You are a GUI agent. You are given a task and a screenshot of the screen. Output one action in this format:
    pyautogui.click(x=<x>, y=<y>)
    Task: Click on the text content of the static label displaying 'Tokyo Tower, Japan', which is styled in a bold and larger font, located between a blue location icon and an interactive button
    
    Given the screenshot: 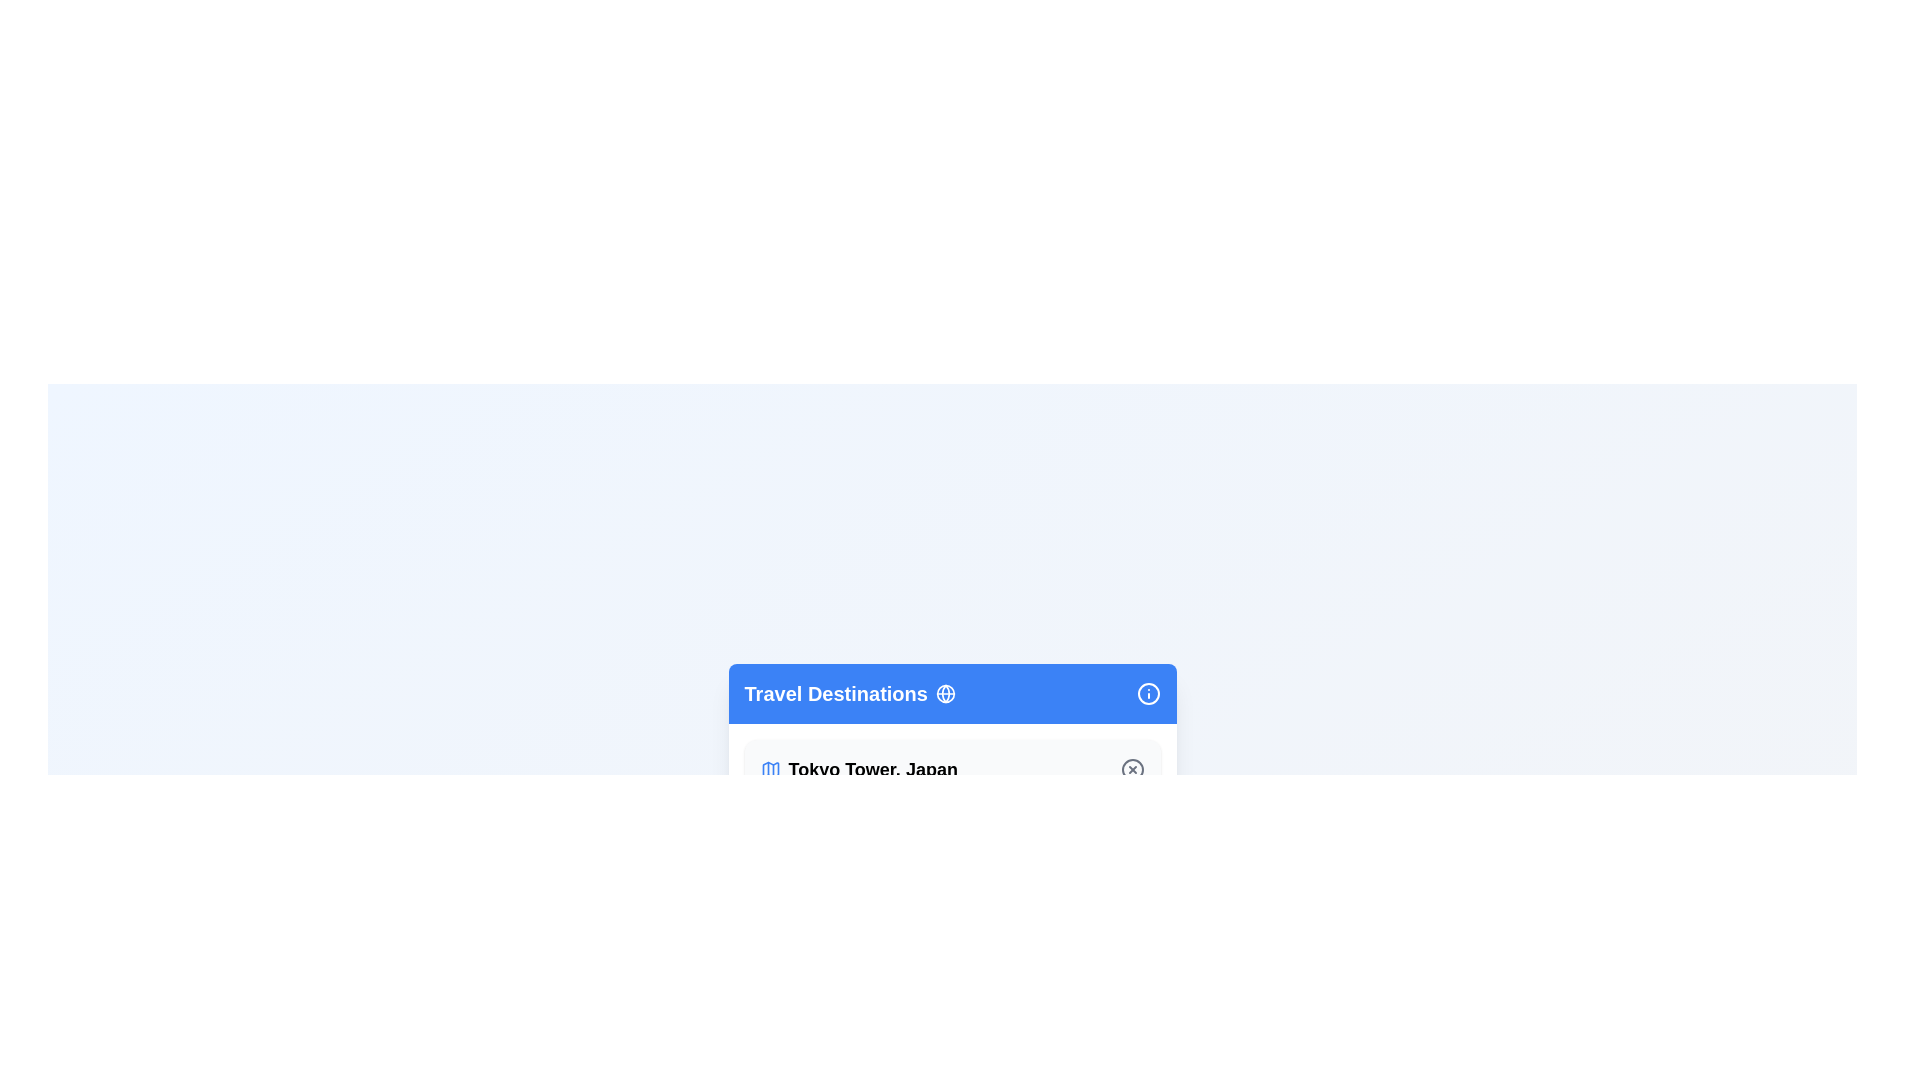 What is the action you would take?
    pyautogui.click(x=873, y=769)
    